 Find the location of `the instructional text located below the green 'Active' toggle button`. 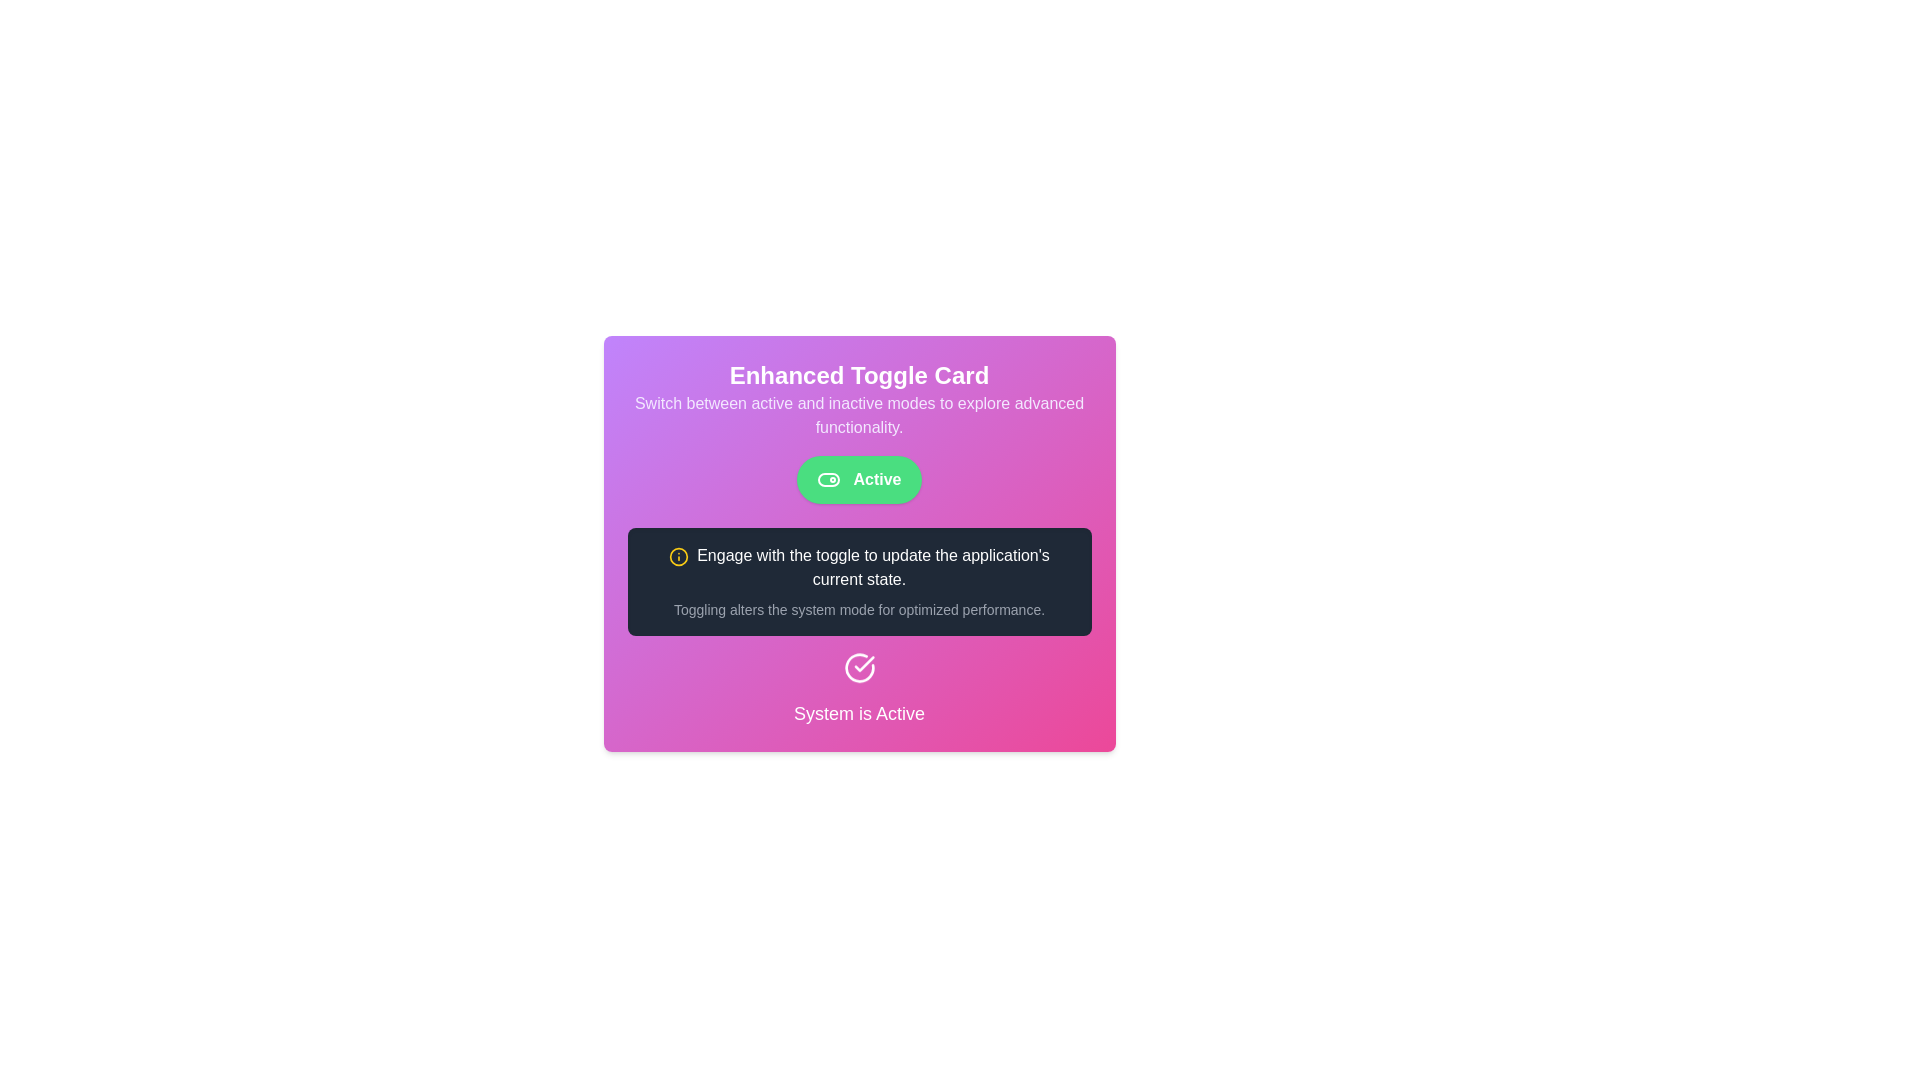

the instructional text located below the green 'Active' toggle button is located at coordinates (859, 567).